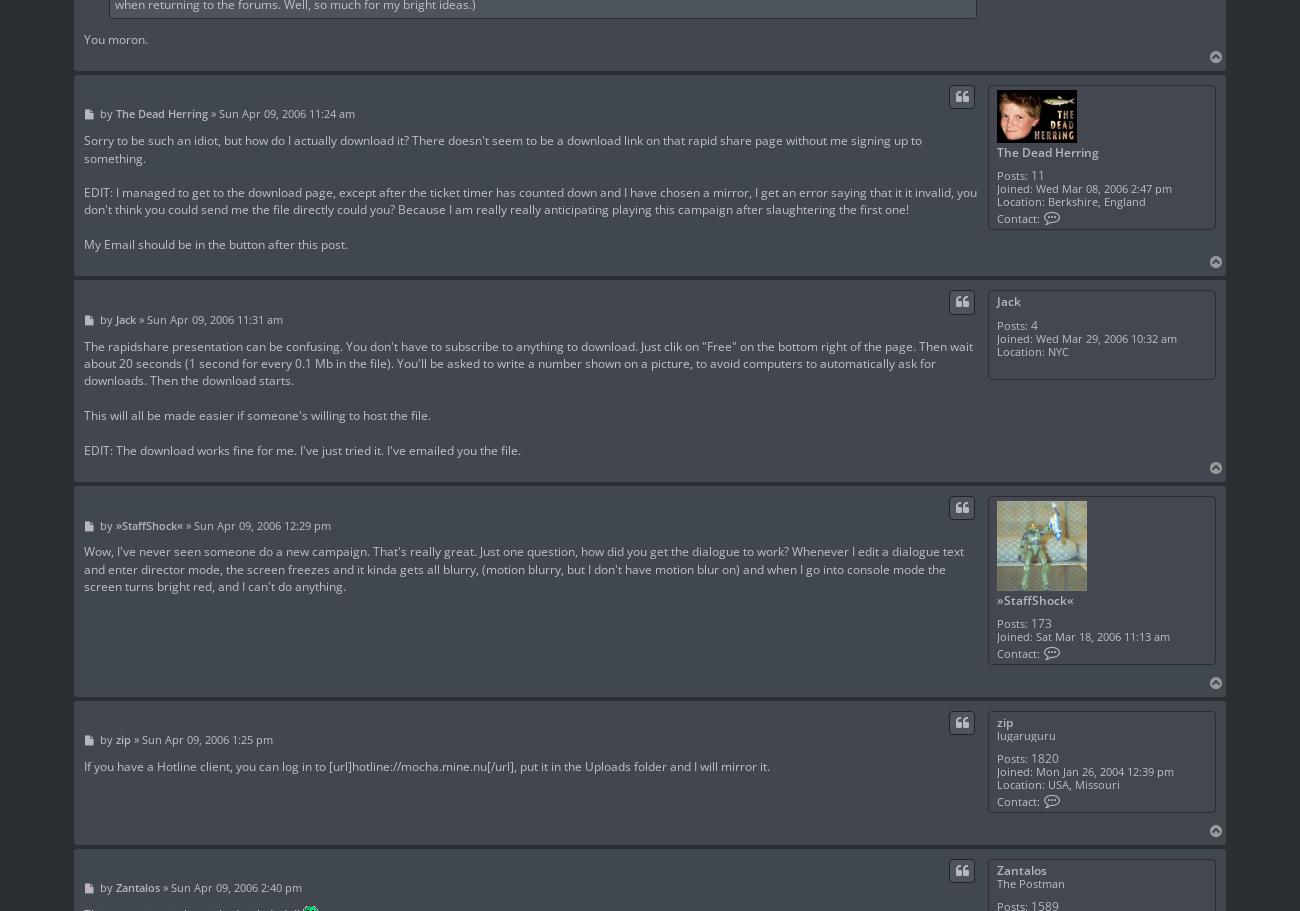  Describe the element at coordinates (1101, 771) in the screenshot. I see `'Mon Jan 26, 2004 12:39 pm'` at that location.